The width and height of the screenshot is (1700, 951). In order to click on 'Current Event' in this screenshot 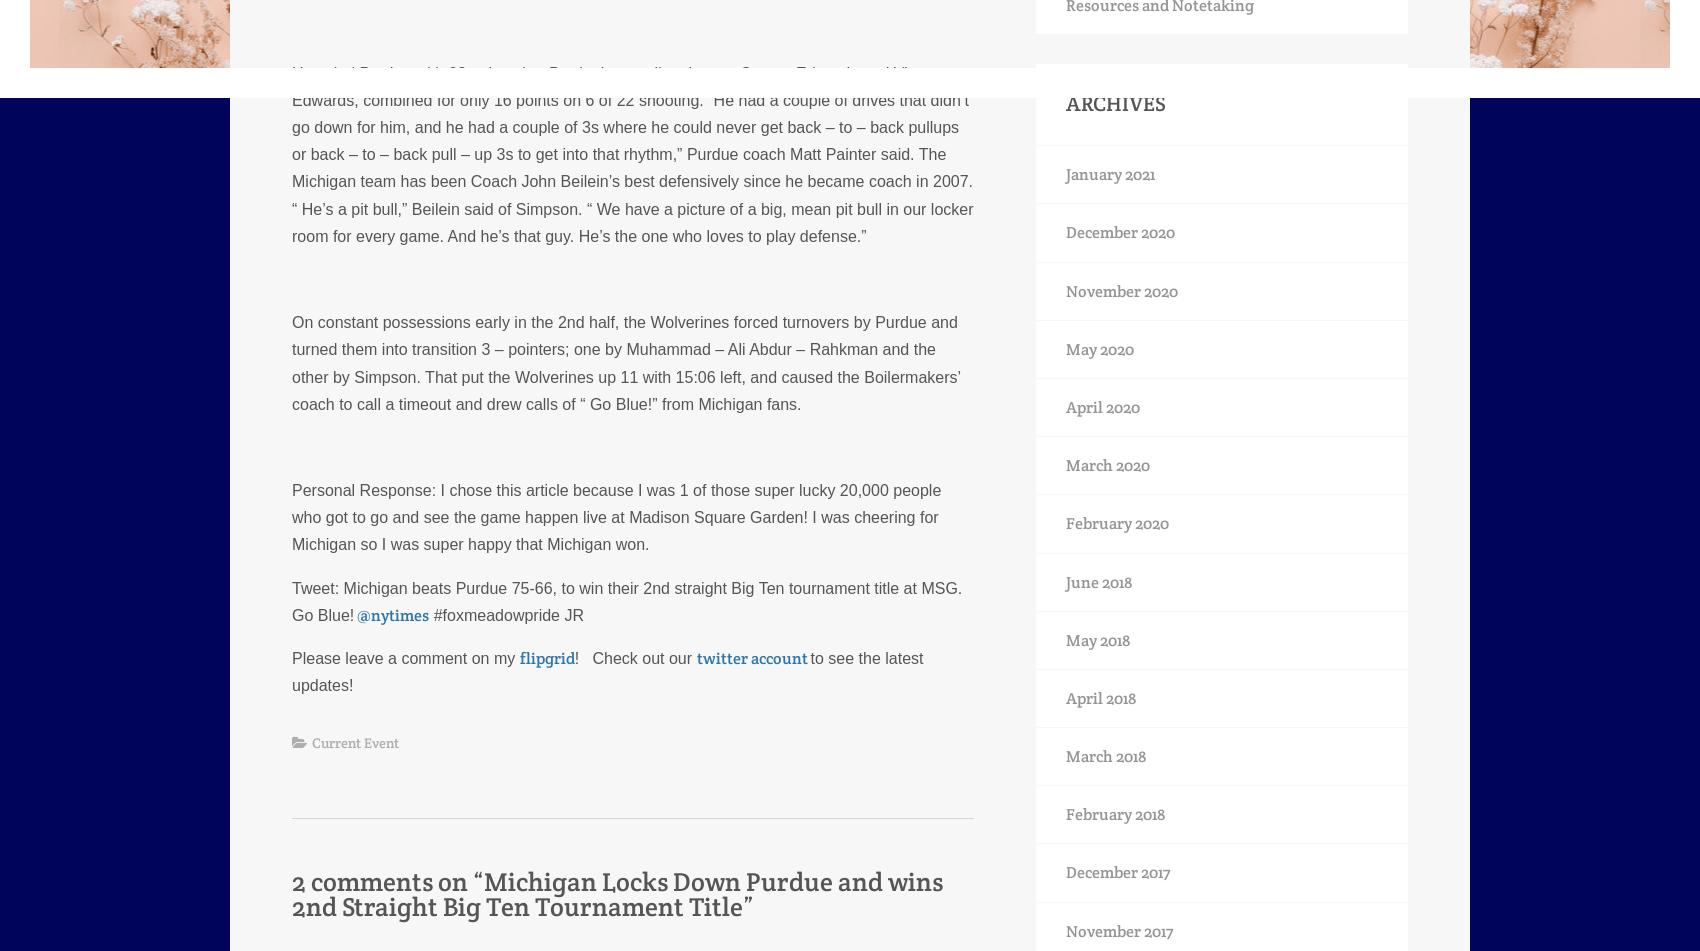, I will do `click(354, 742)`.